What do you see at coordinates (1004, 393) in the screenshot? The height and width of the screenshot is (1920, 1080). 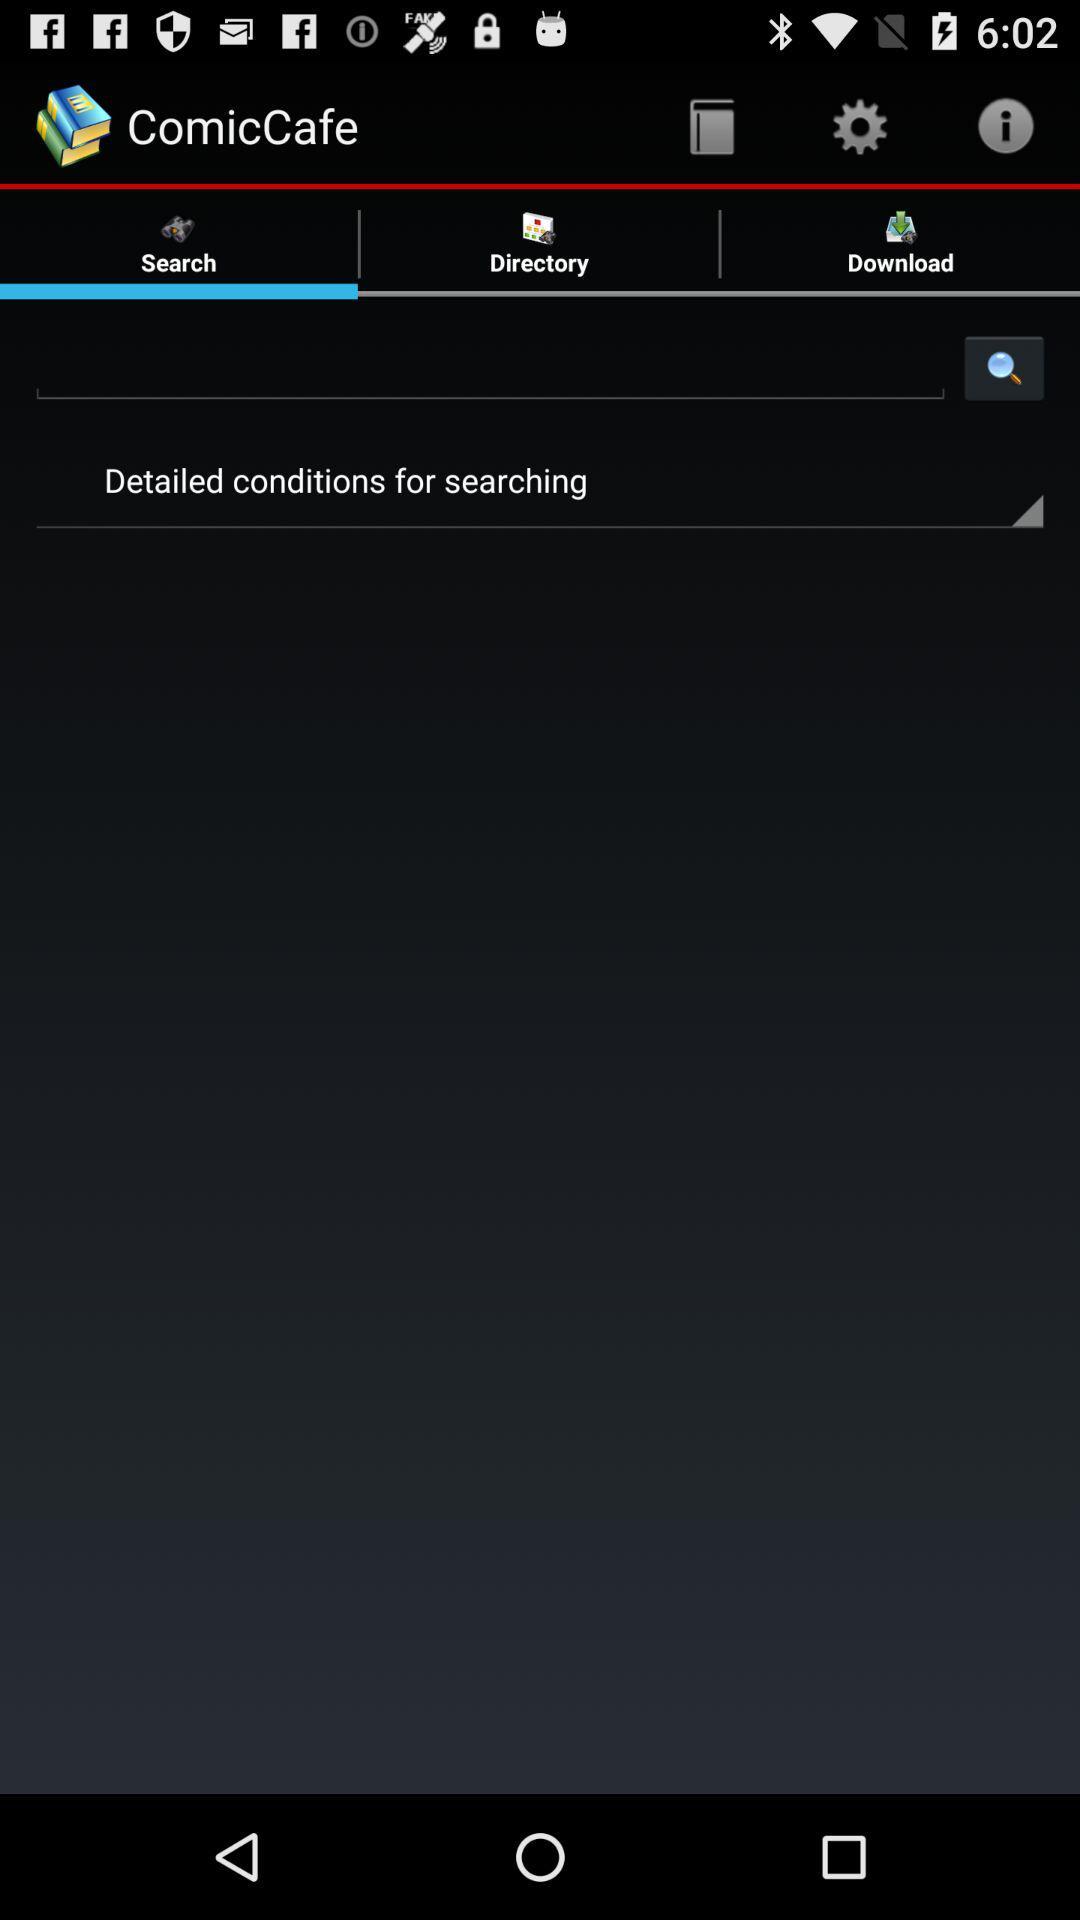 I see `the search icon` at bounding box center [1004, 393].